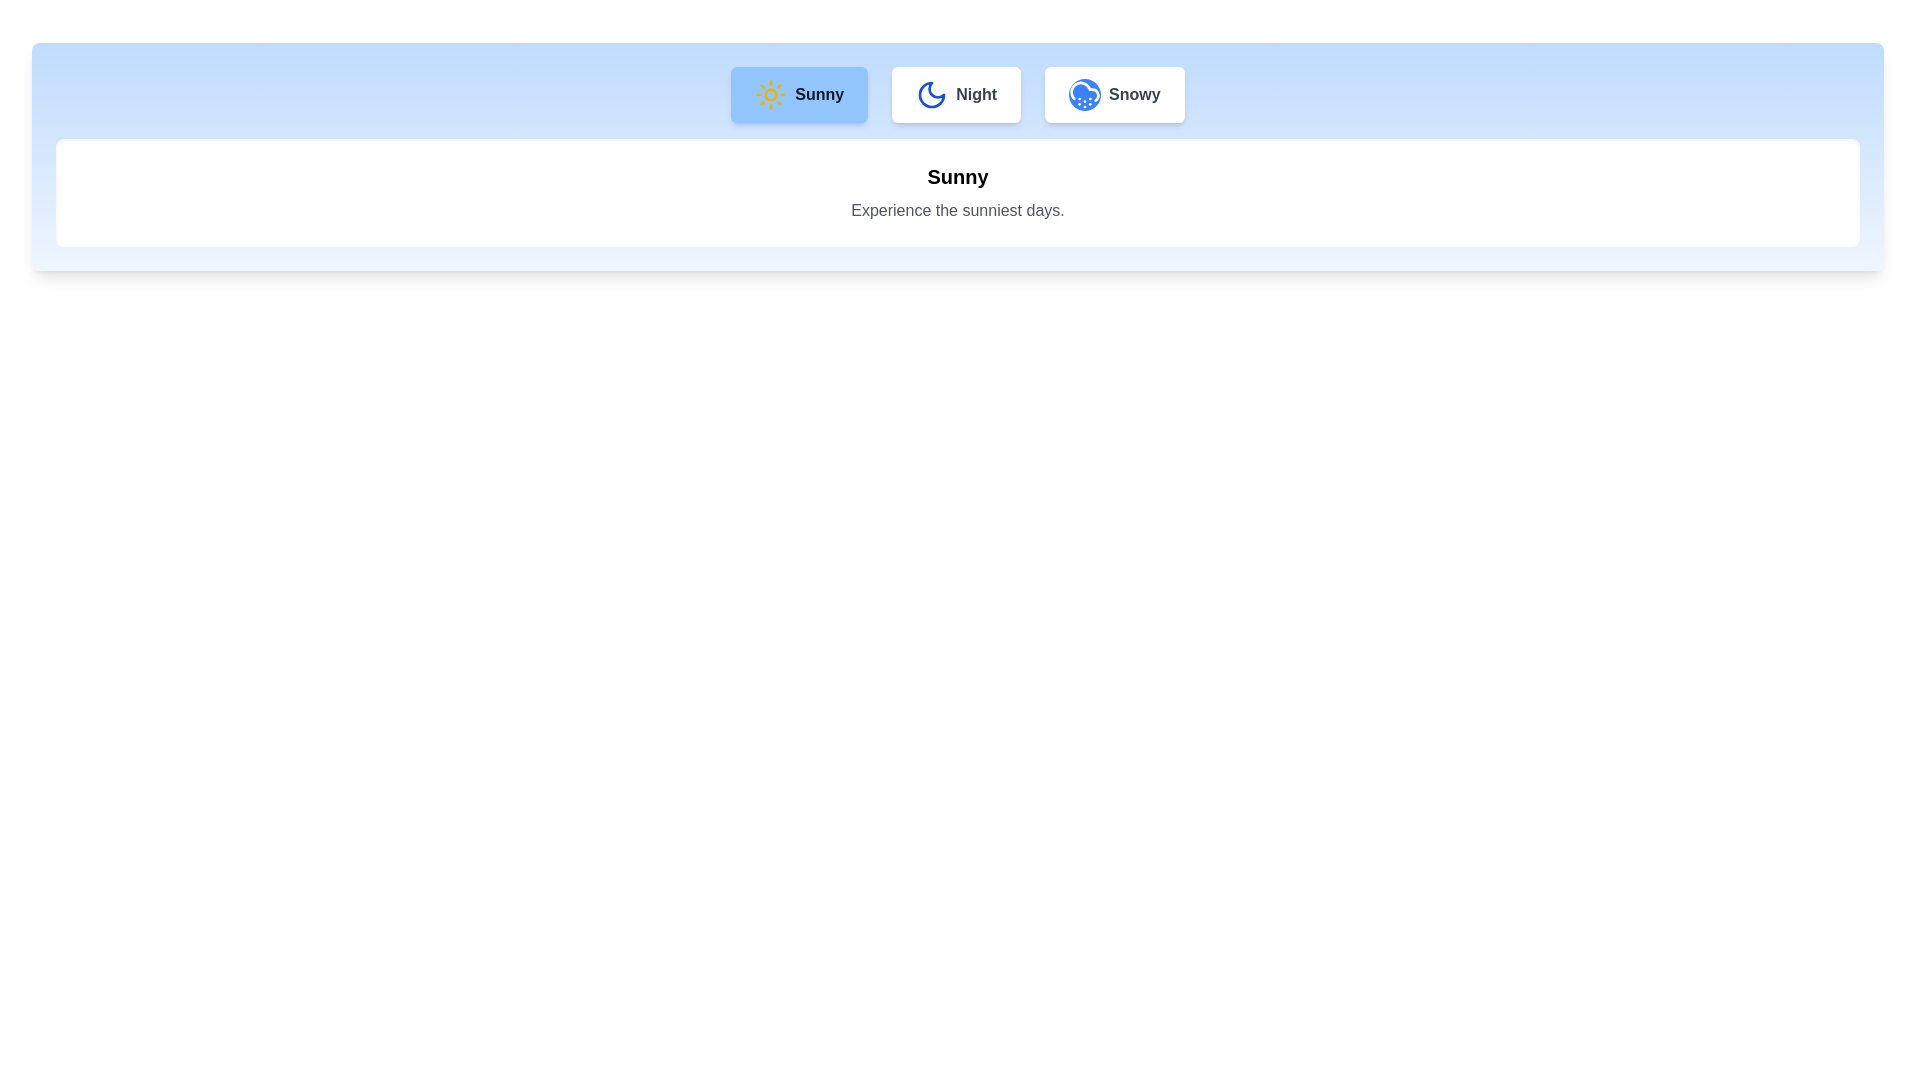 Image resolution: width=1920 pixels, height=1080 pixels. What do you see at coordinates (1113, 95) in the screenshot?
I see `the weather tab Snowy to view its details` at bounding box center [1113, 95].